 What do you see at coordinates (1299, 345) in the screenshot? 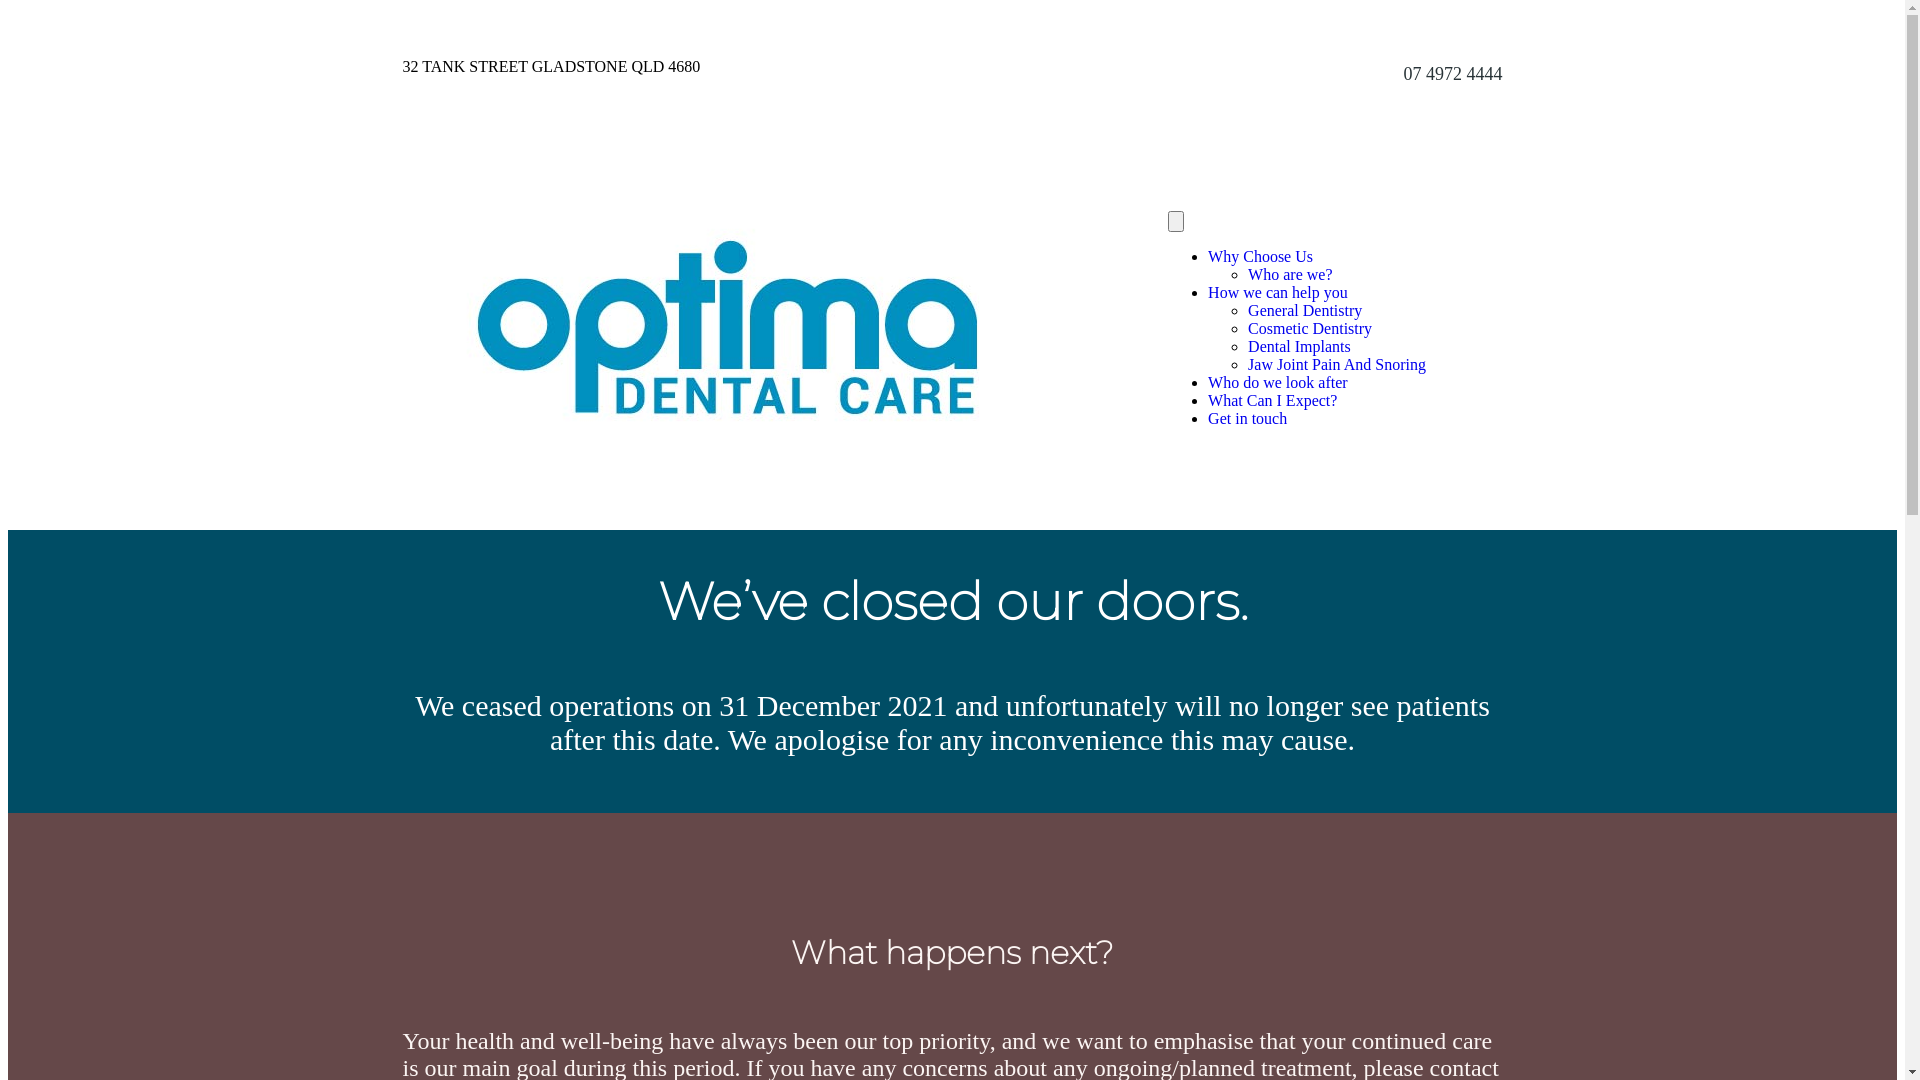
I see `'Dental Implants'` at bounding box center [1299, 345].